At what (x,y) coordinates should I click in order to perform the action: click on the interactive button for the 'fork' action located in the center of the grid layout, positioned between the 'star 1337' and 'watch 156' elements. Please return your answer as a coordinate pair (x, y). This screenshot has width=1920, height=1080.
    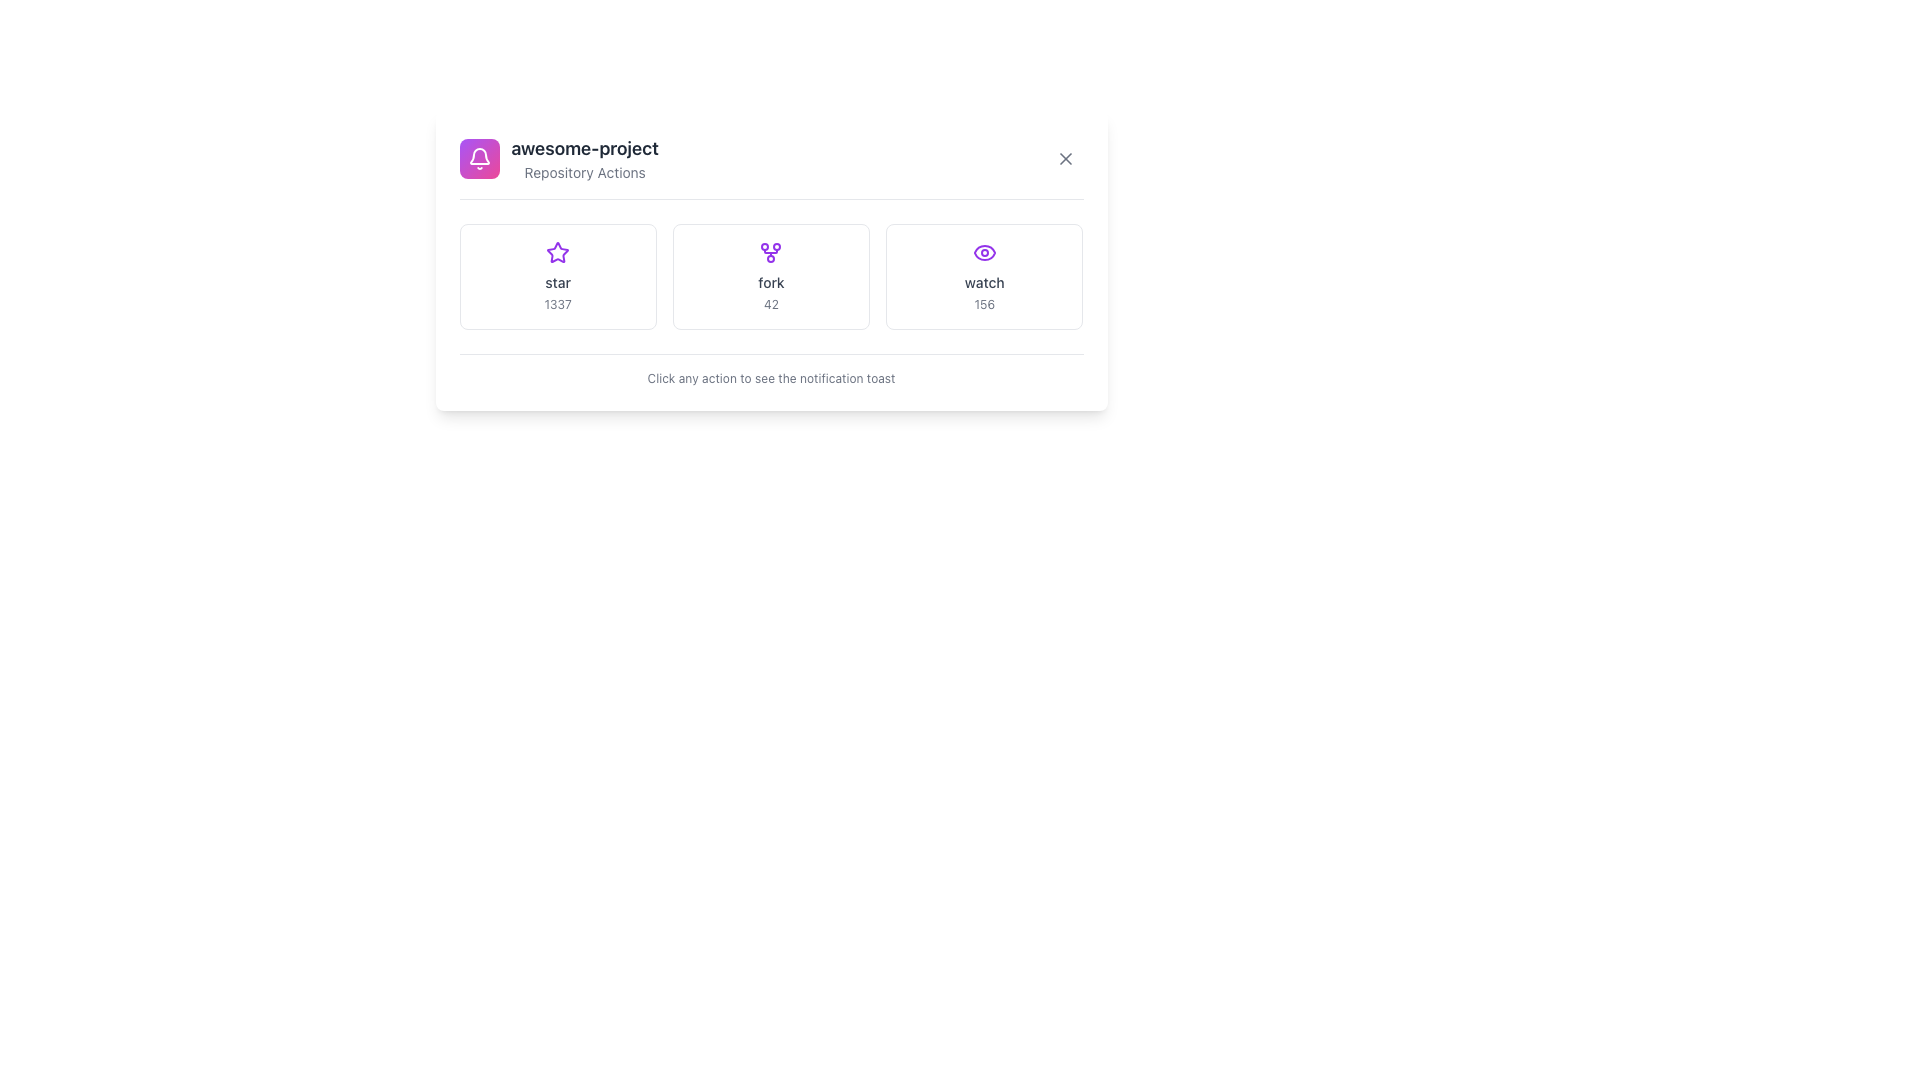
    Looking at the image, I should click on (770, 277).